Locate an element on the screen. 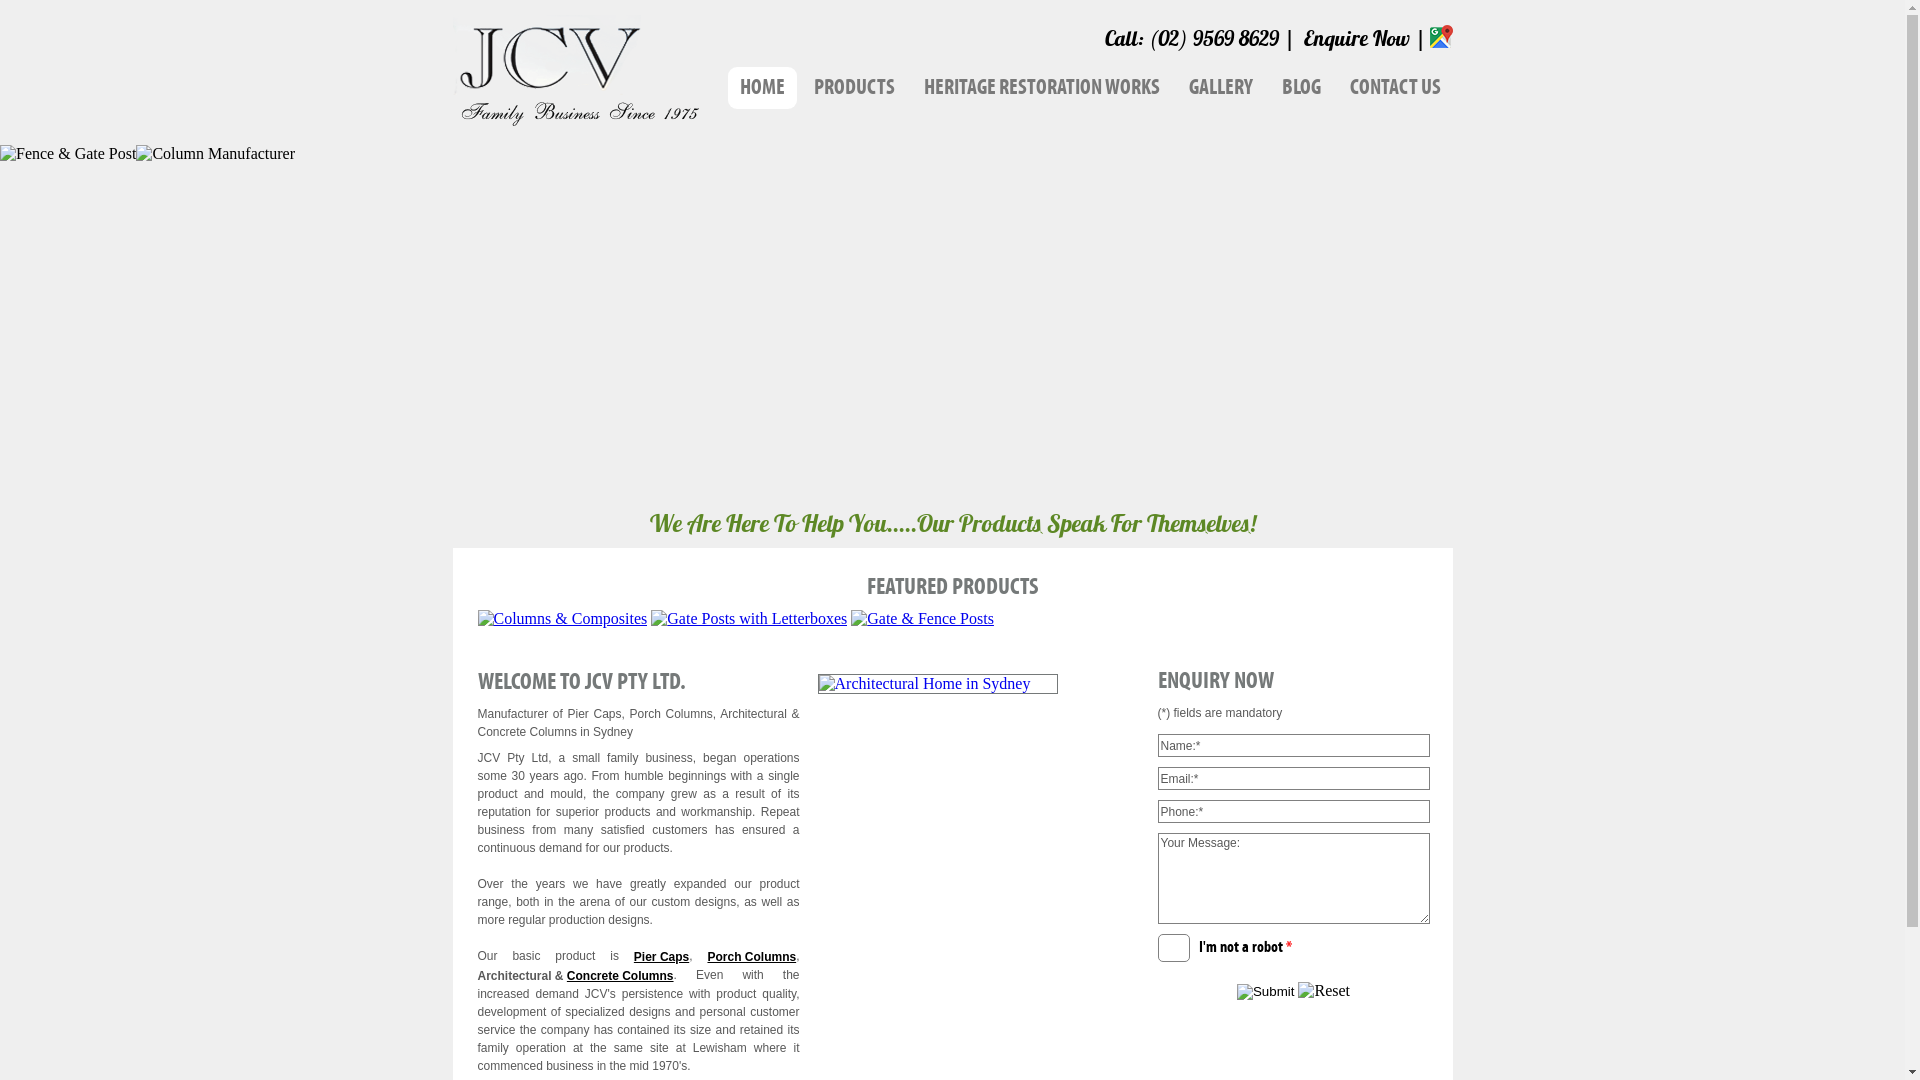  'CONTACT US' is located at coordinates (1394, 87).